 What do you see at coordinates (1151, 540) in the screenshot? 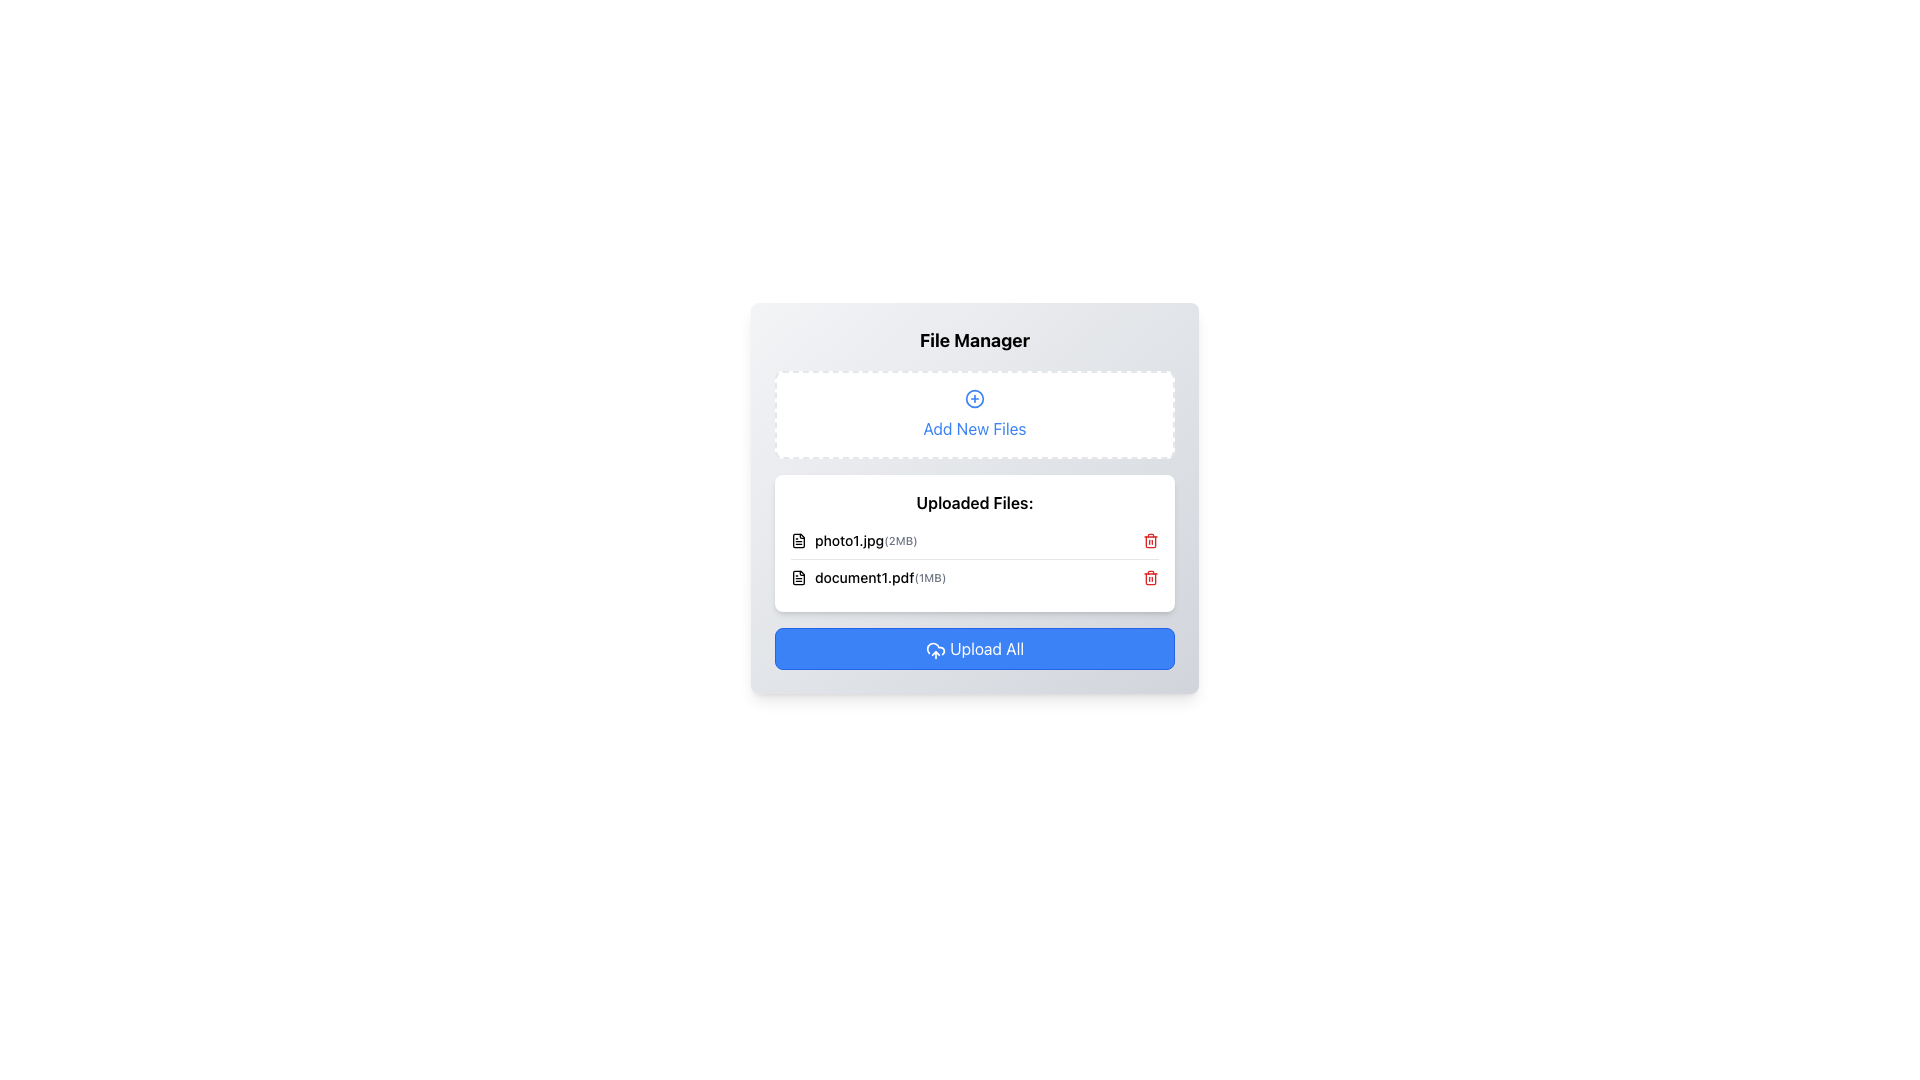
I see `the delete icon button located at the rightmost end of the row displaying 'photo1.jpg(2MB)'` at bounding box center [1151, 540].